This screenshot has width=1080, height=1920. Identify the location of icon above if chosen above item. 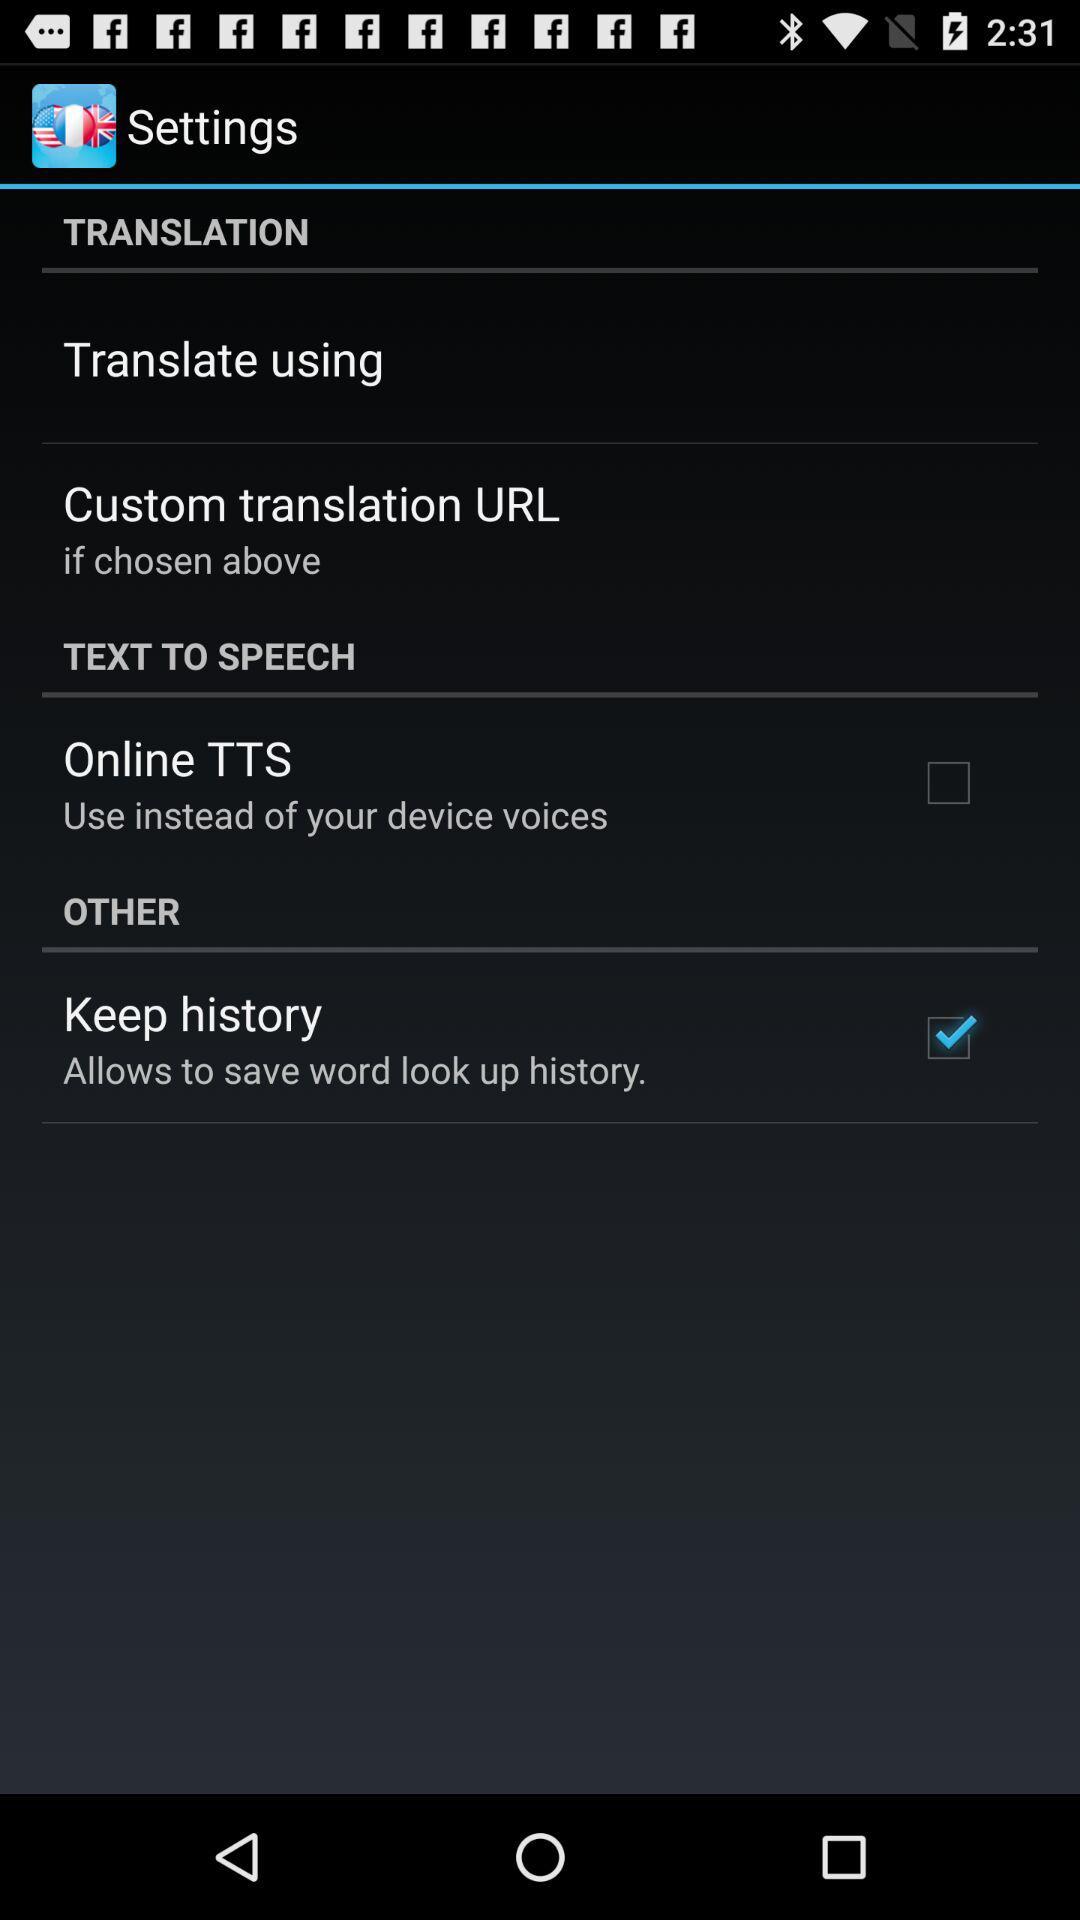
(311, 502).